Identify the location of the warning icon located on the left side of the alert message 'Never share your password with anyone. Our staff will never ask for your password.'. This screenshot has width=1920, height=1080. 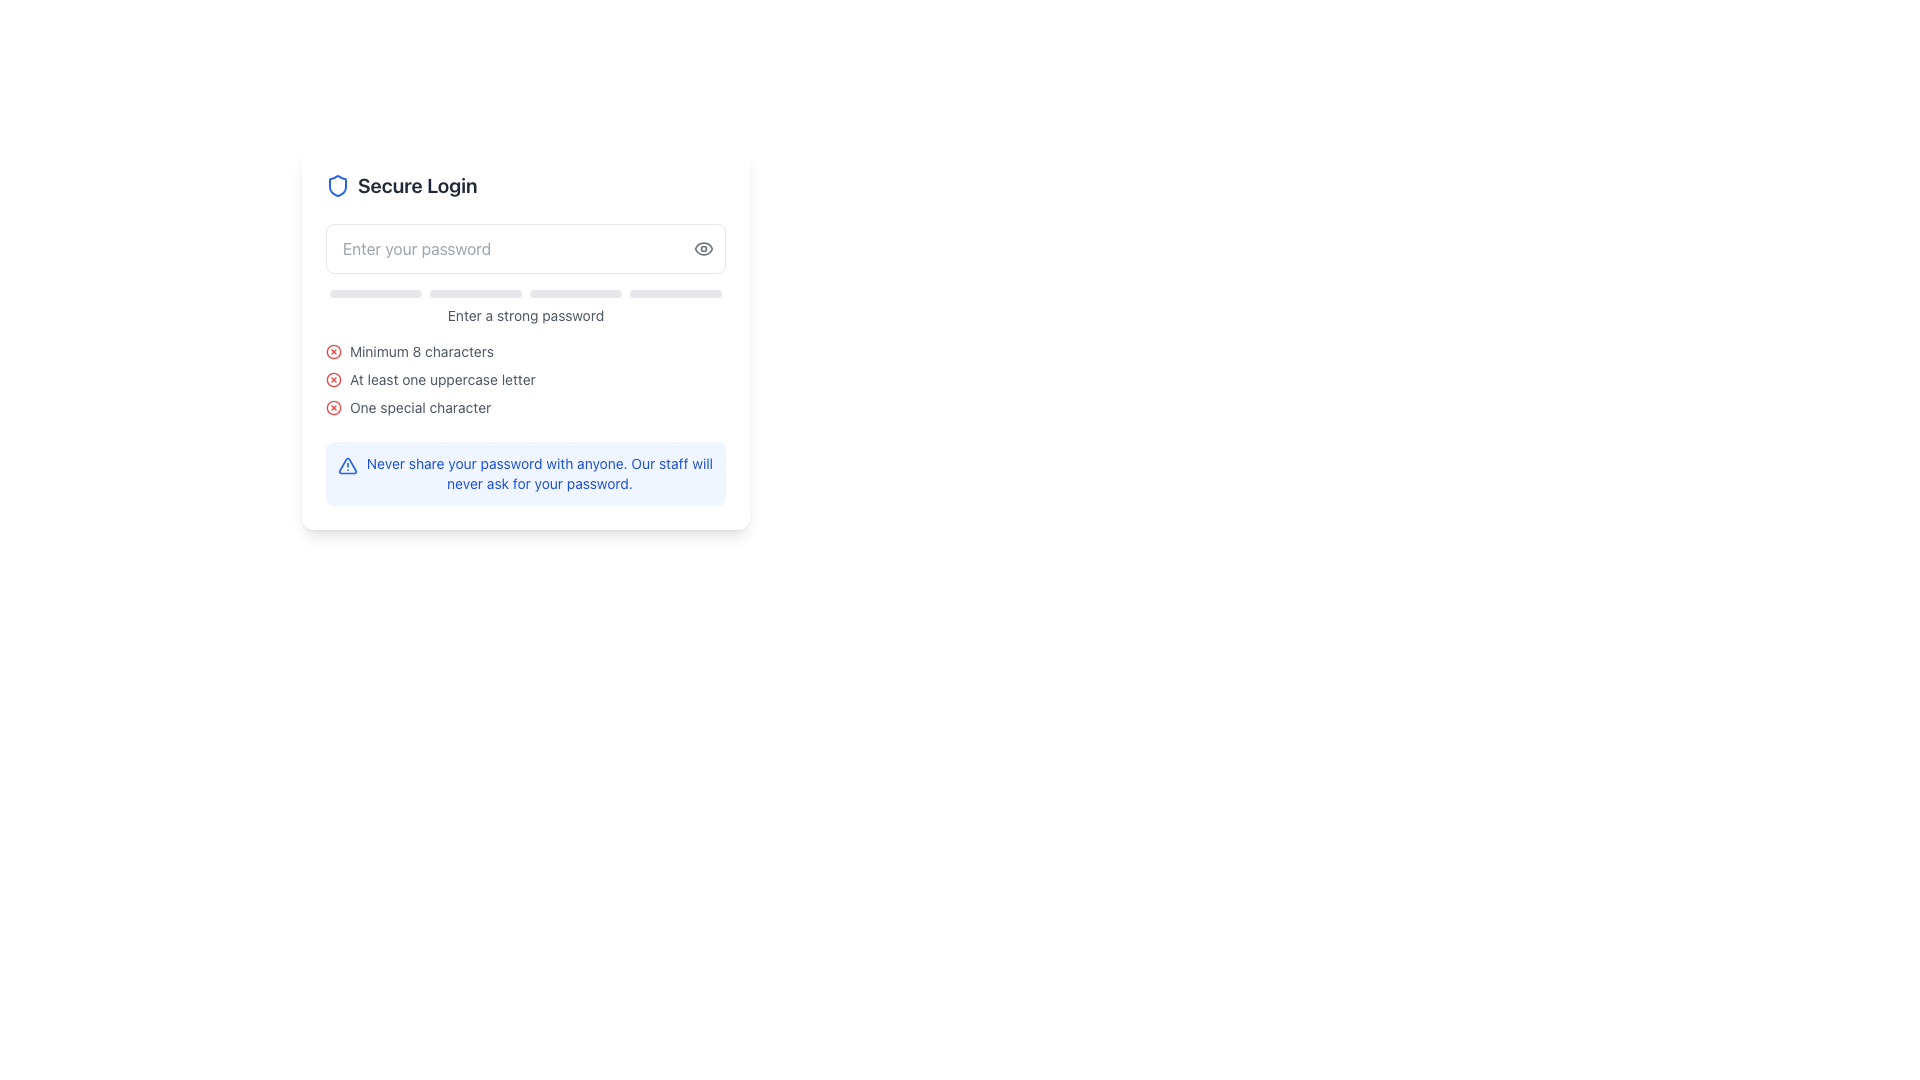
(347, 466).